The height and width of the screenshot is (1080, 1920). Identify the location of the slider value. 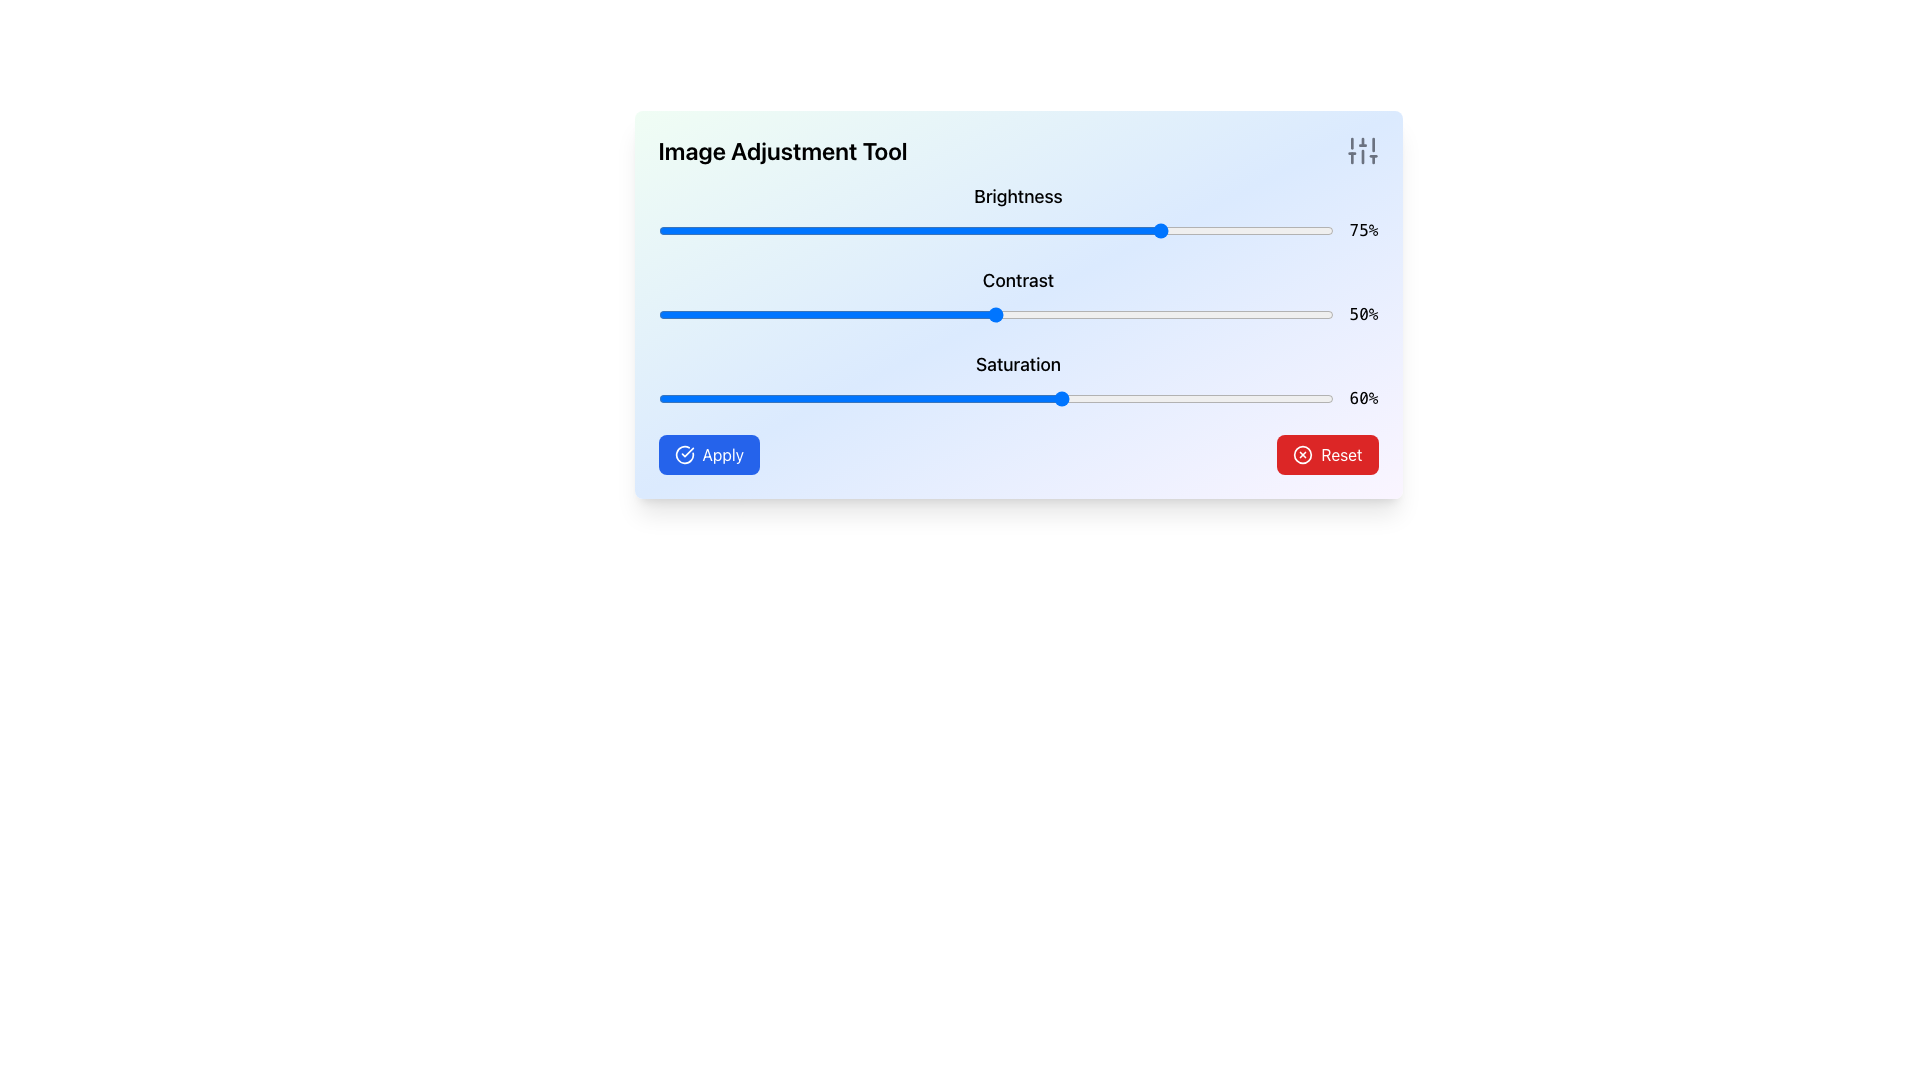
(1211, 398).